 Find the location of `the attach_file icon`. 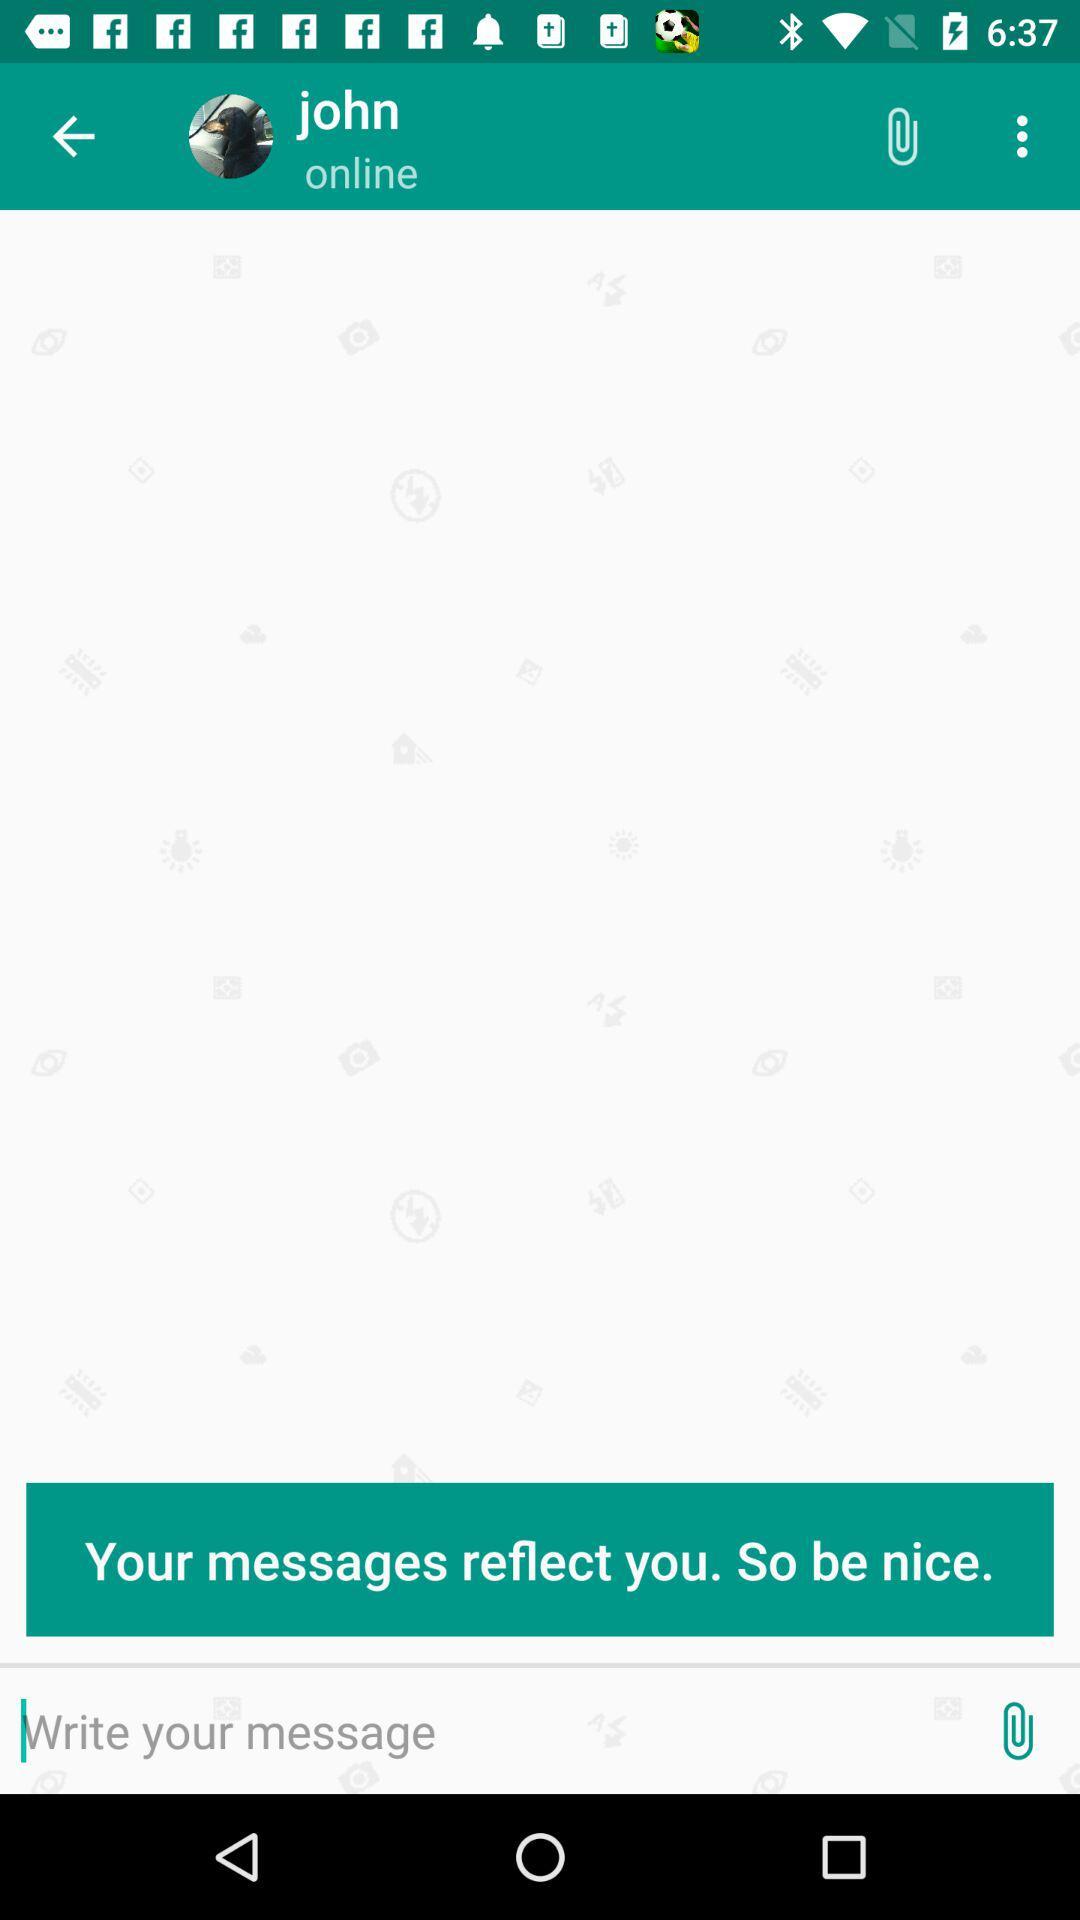

the attach_file icon is located at coordinates (1017, 1730).